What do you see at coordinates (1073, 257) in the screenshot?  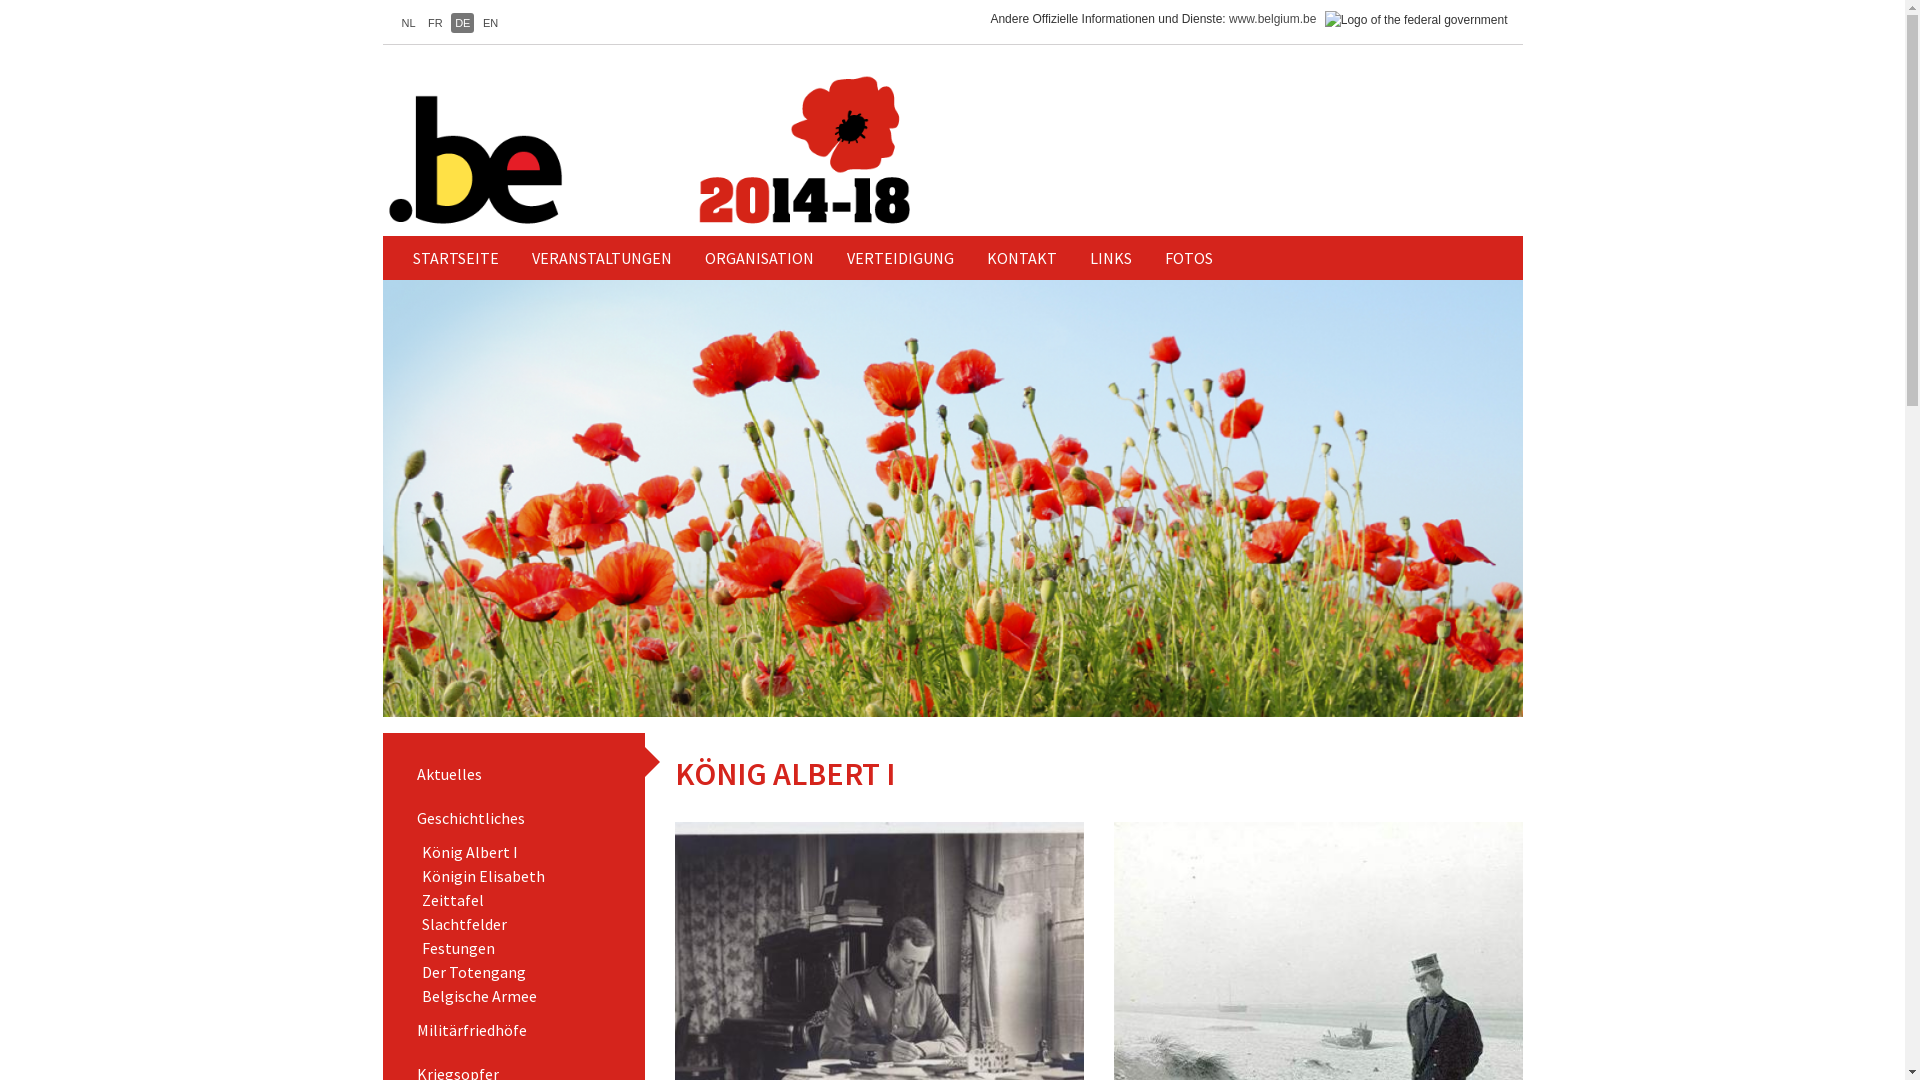 I see `'LINKS'` at bounding box center [1073, 257].